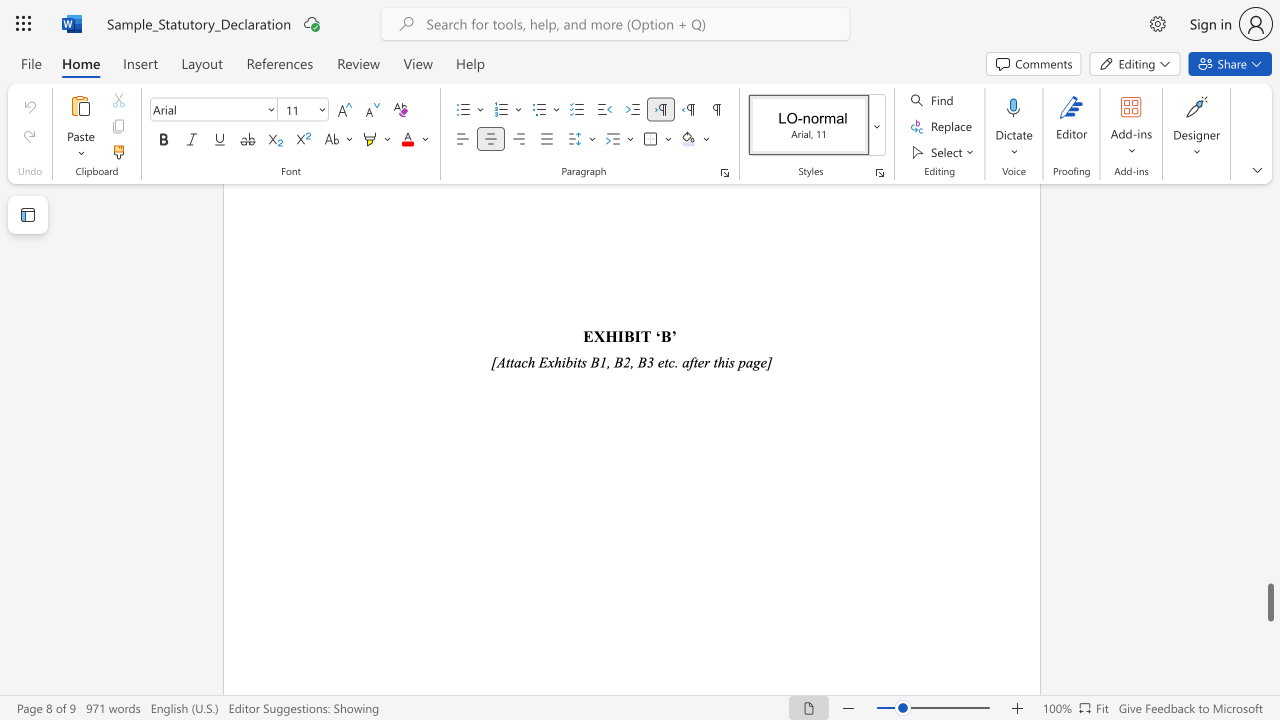  I want to click on the scrollbar, so click(1269, 418).